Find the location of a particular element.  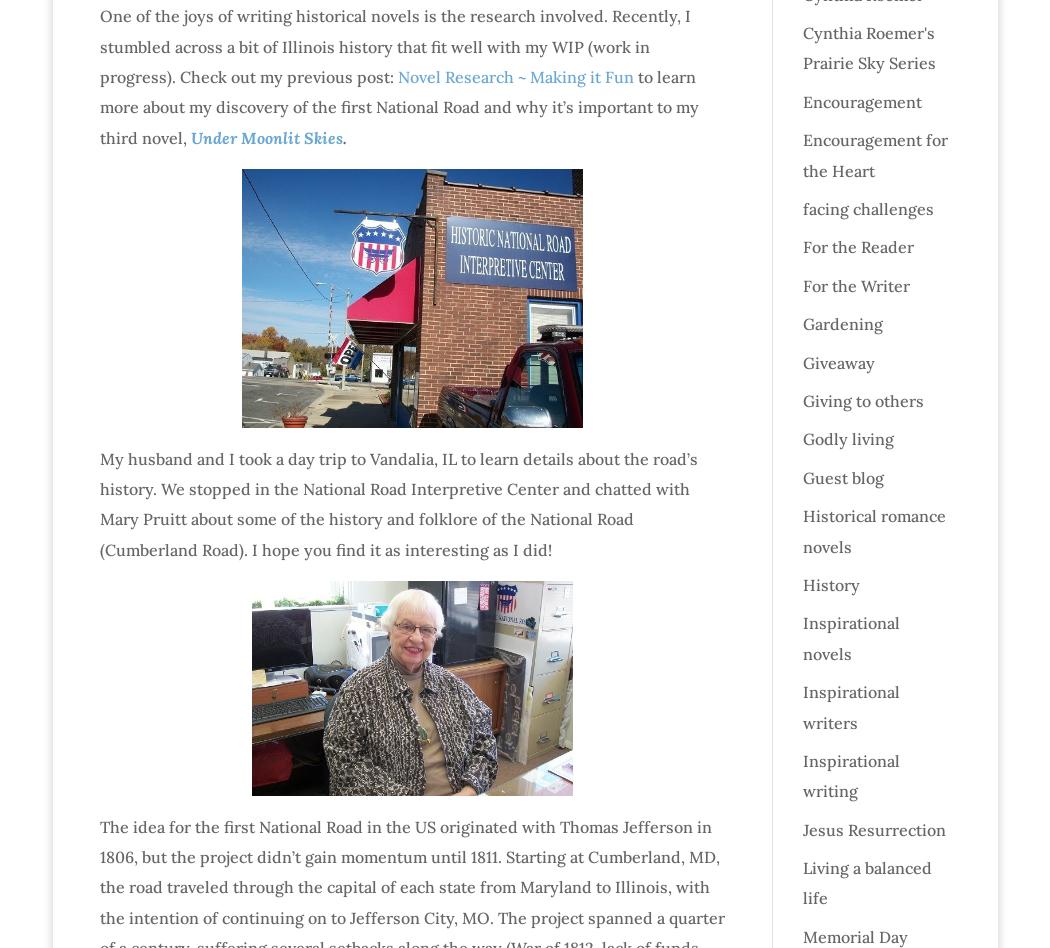

'Inspirational writing' is located at coordinates (850, 775).